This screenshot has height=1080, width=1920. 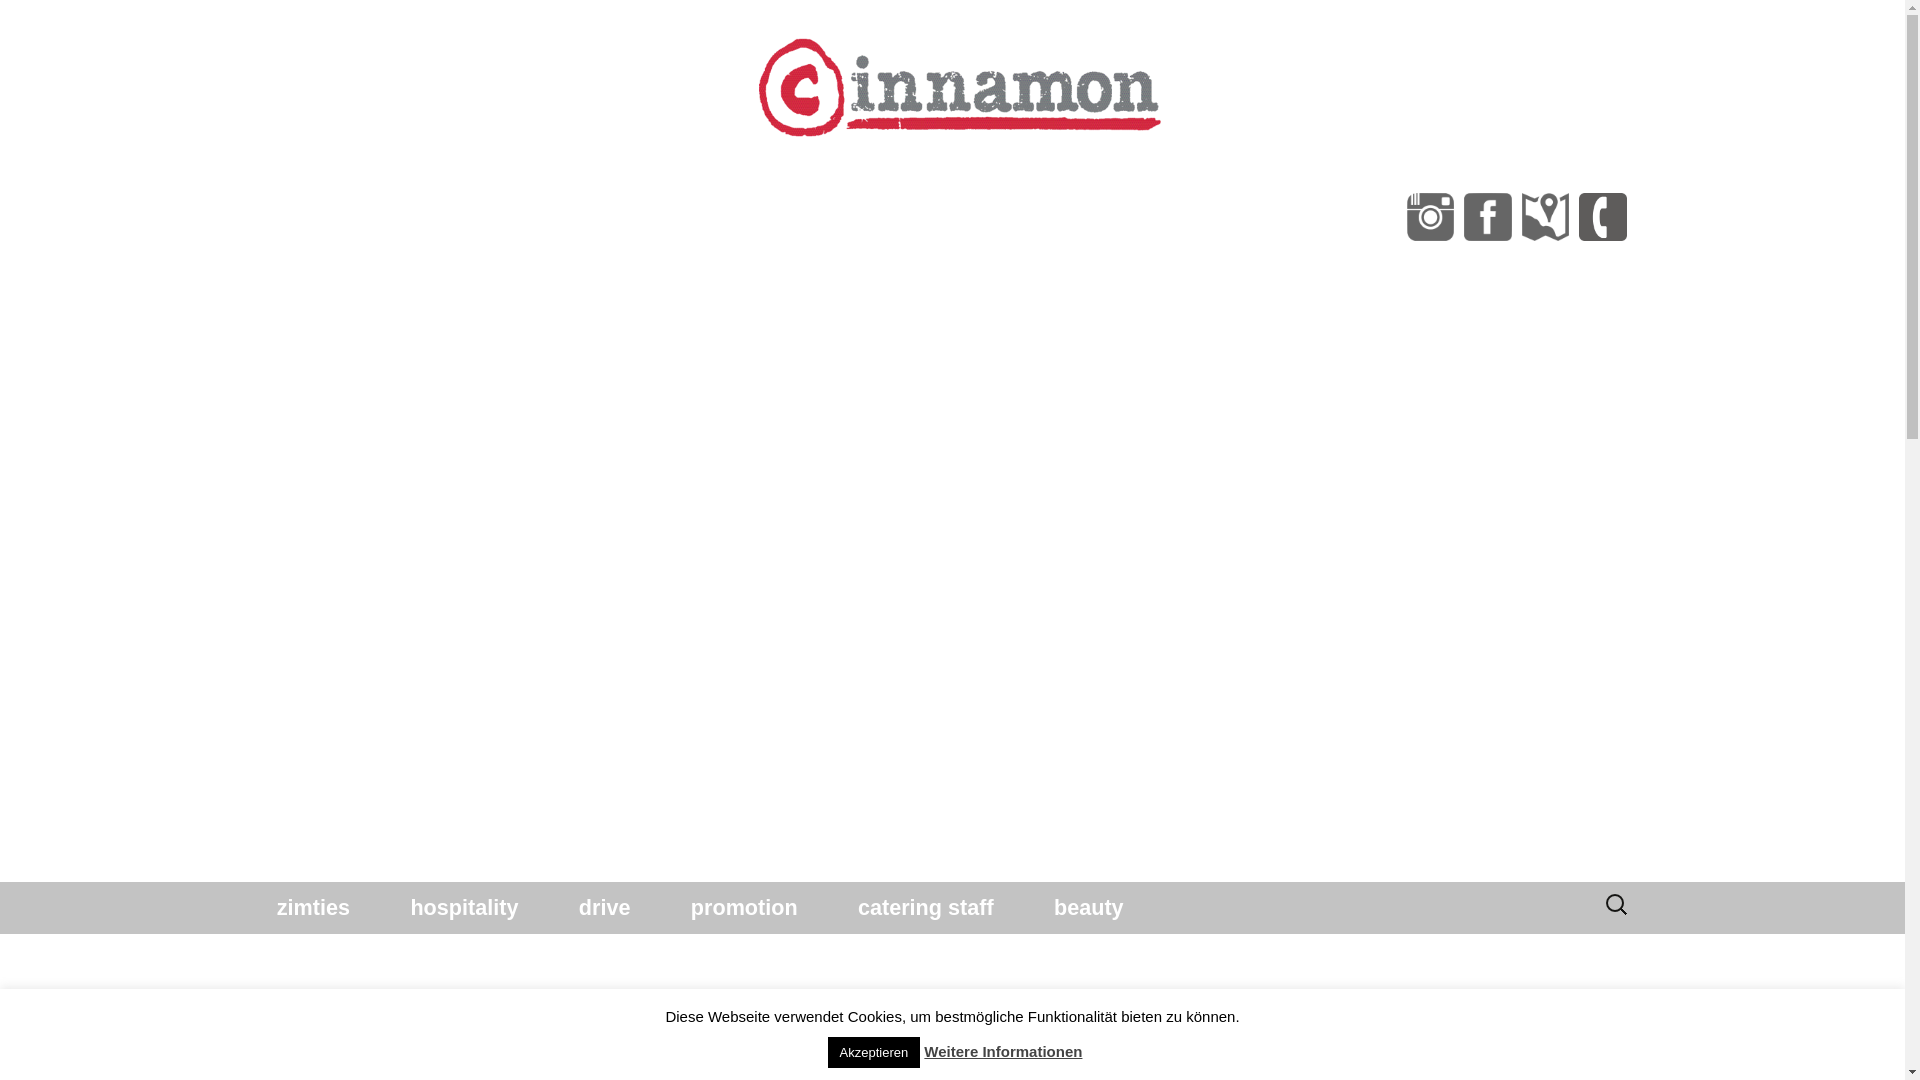 I want to click on 'promotion', so click(x=743, y=907).